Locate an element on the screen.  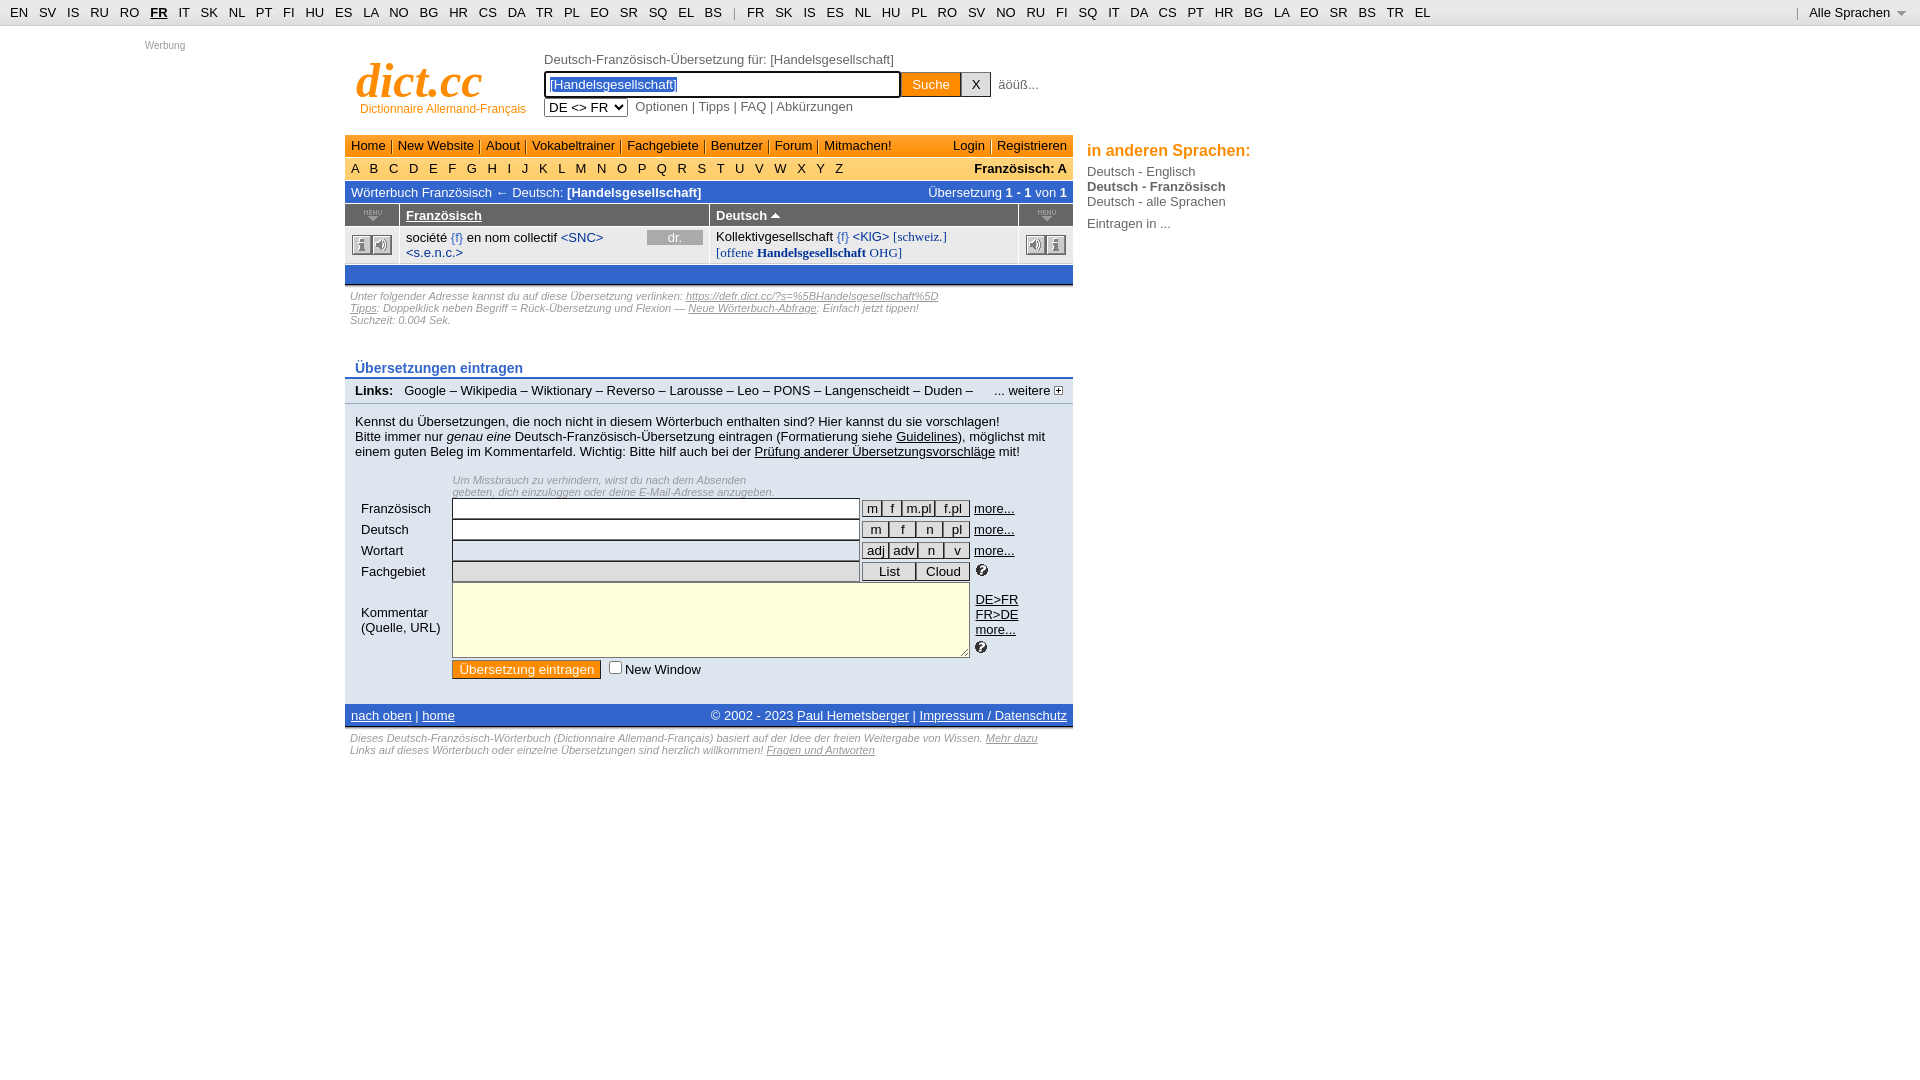
'n' is located at coordinates (928, 528).